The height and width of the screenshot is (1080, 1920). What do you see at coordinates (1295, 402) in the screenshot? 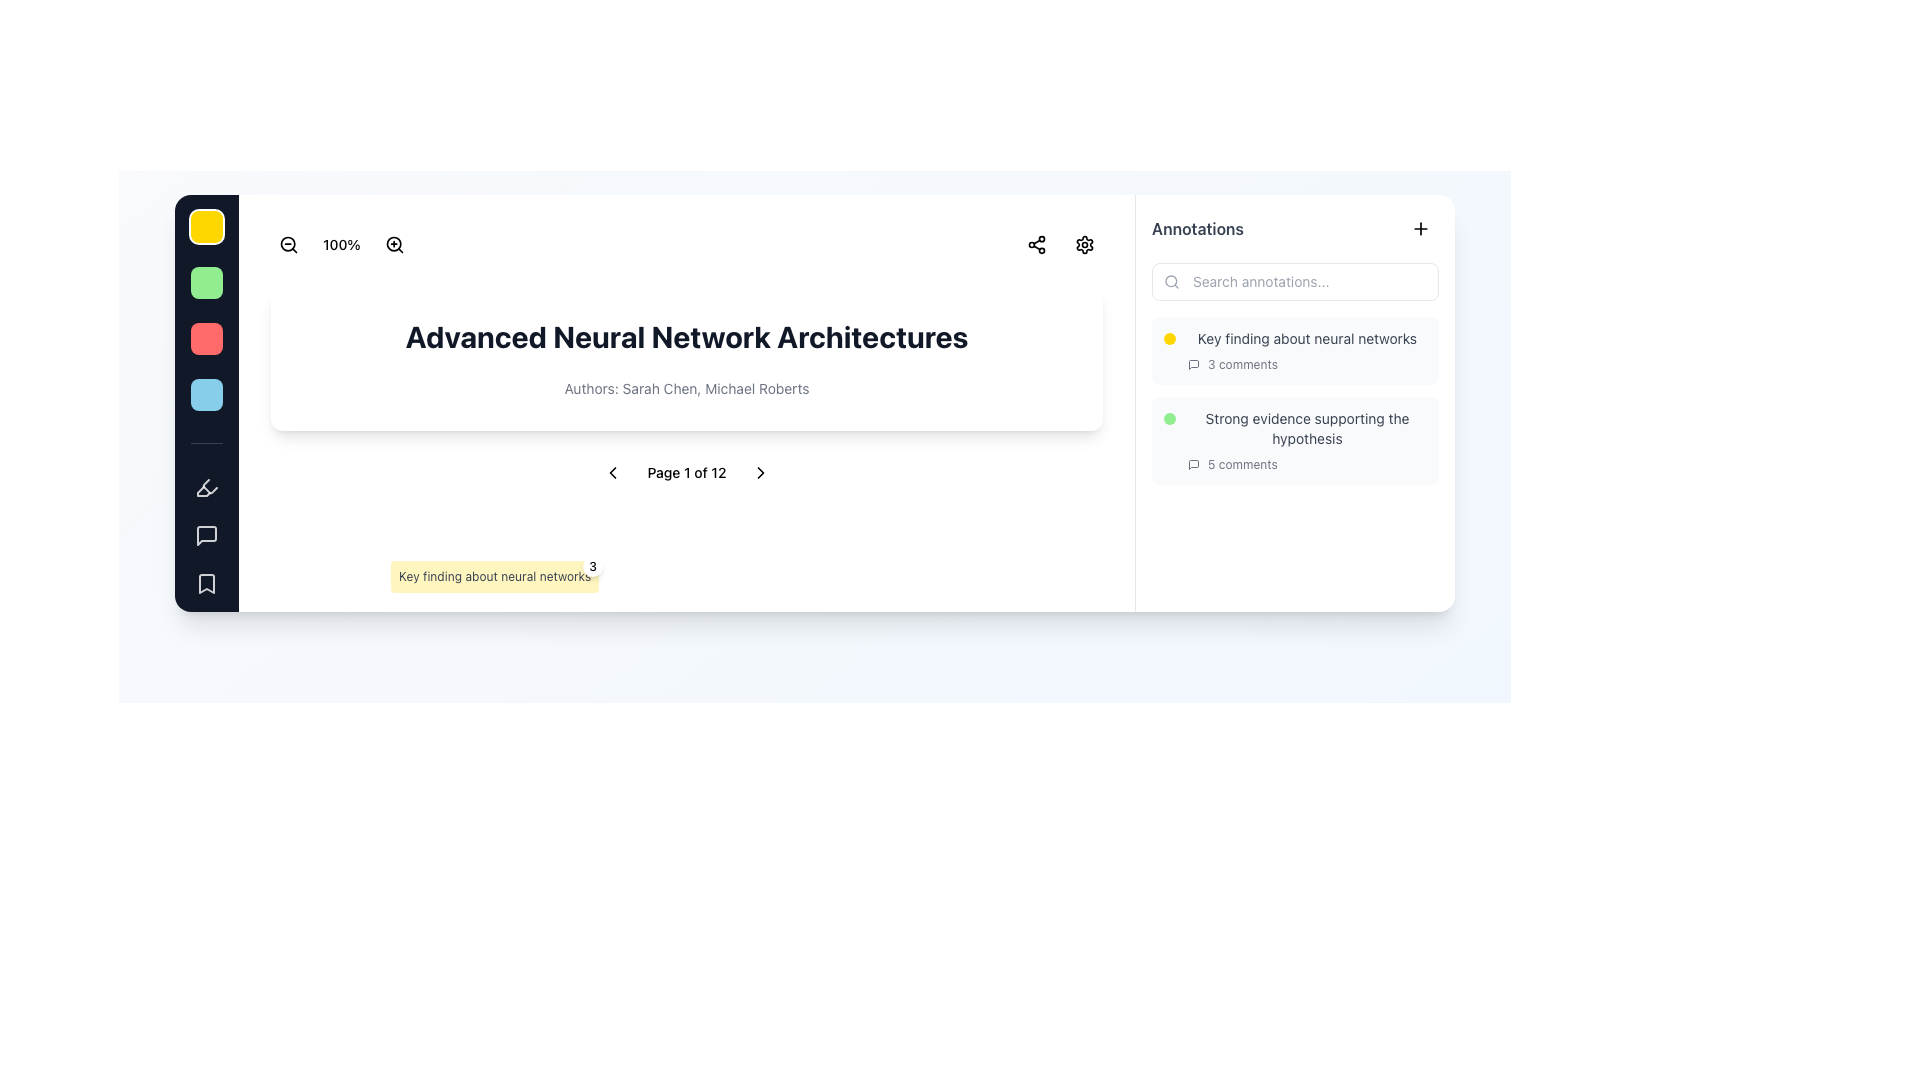
I see `the second entry of the 'Annotations' list item located on the right side of the interface for actions like editing or viewing comments` at bounding box center [1295, 402].